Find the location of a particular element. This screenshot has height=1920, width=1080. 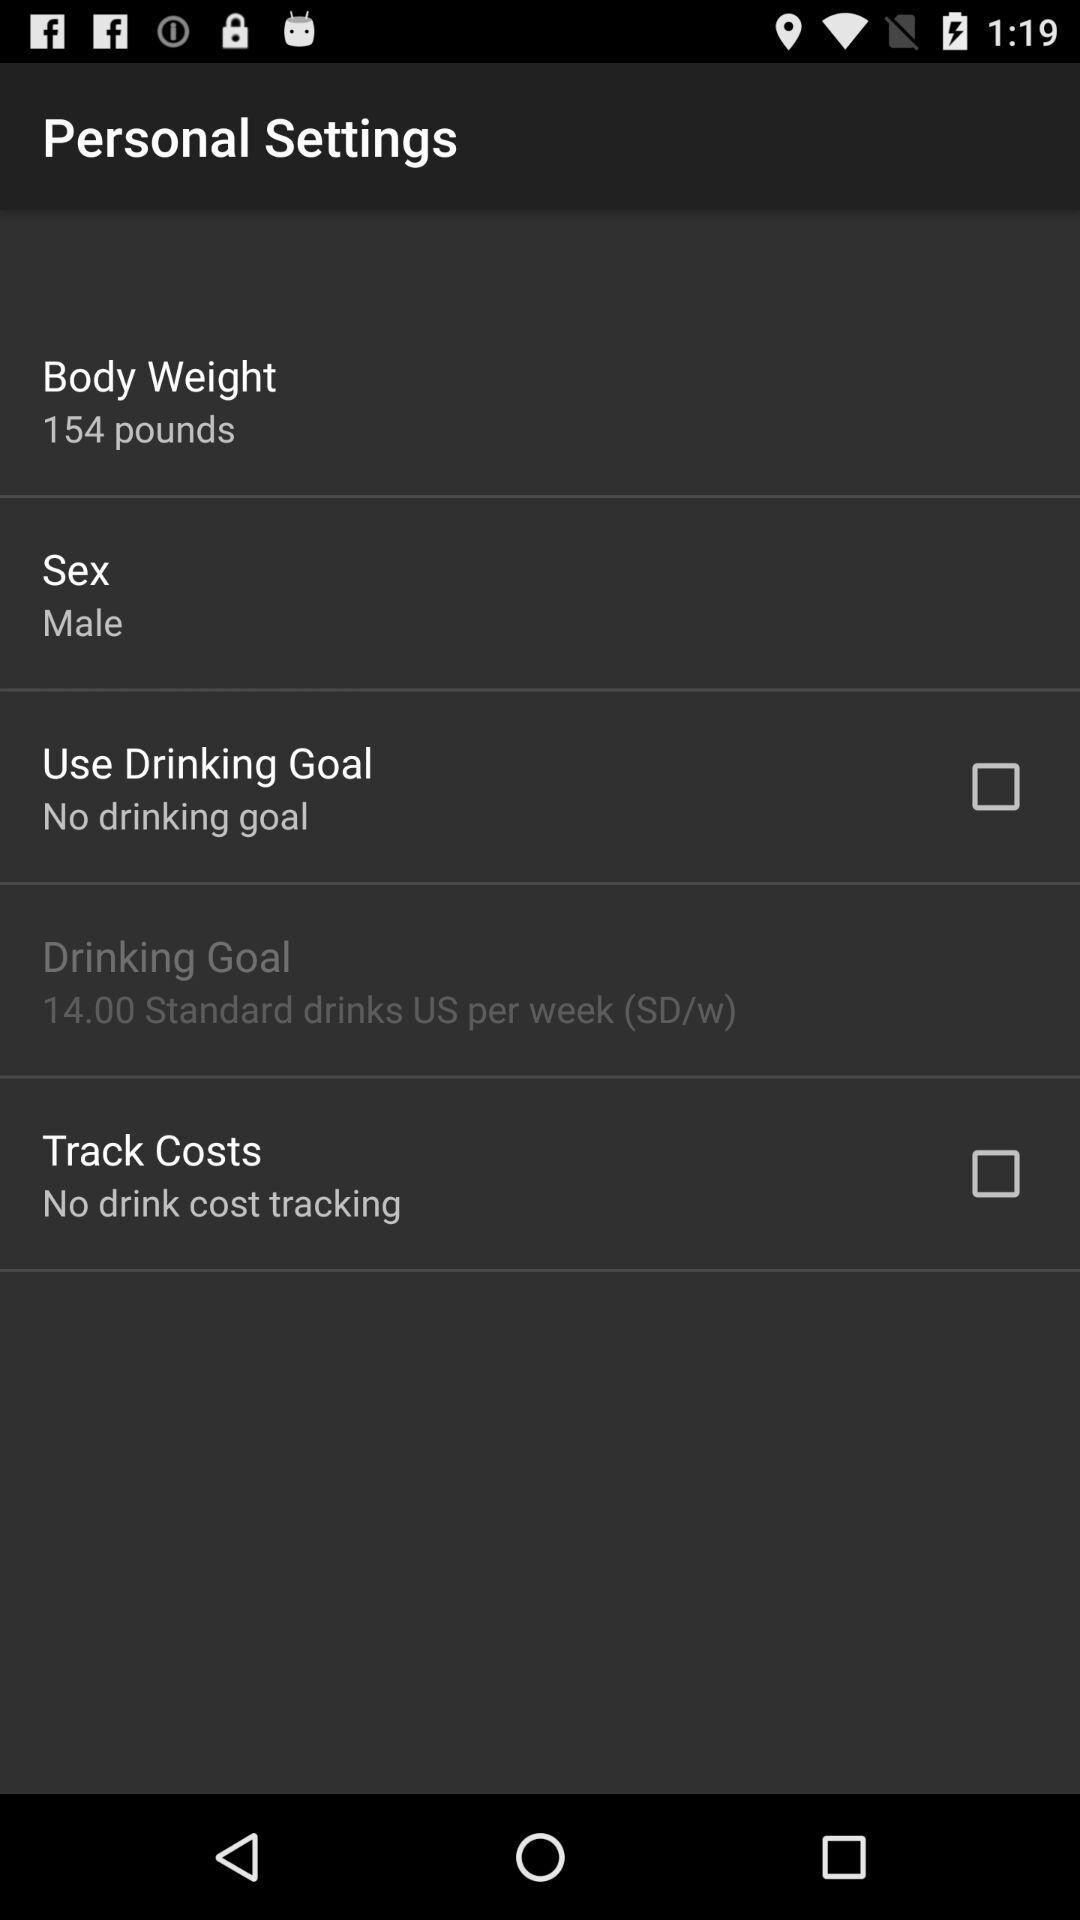

app above 154 pounds item is located at coordinates (158, 374).